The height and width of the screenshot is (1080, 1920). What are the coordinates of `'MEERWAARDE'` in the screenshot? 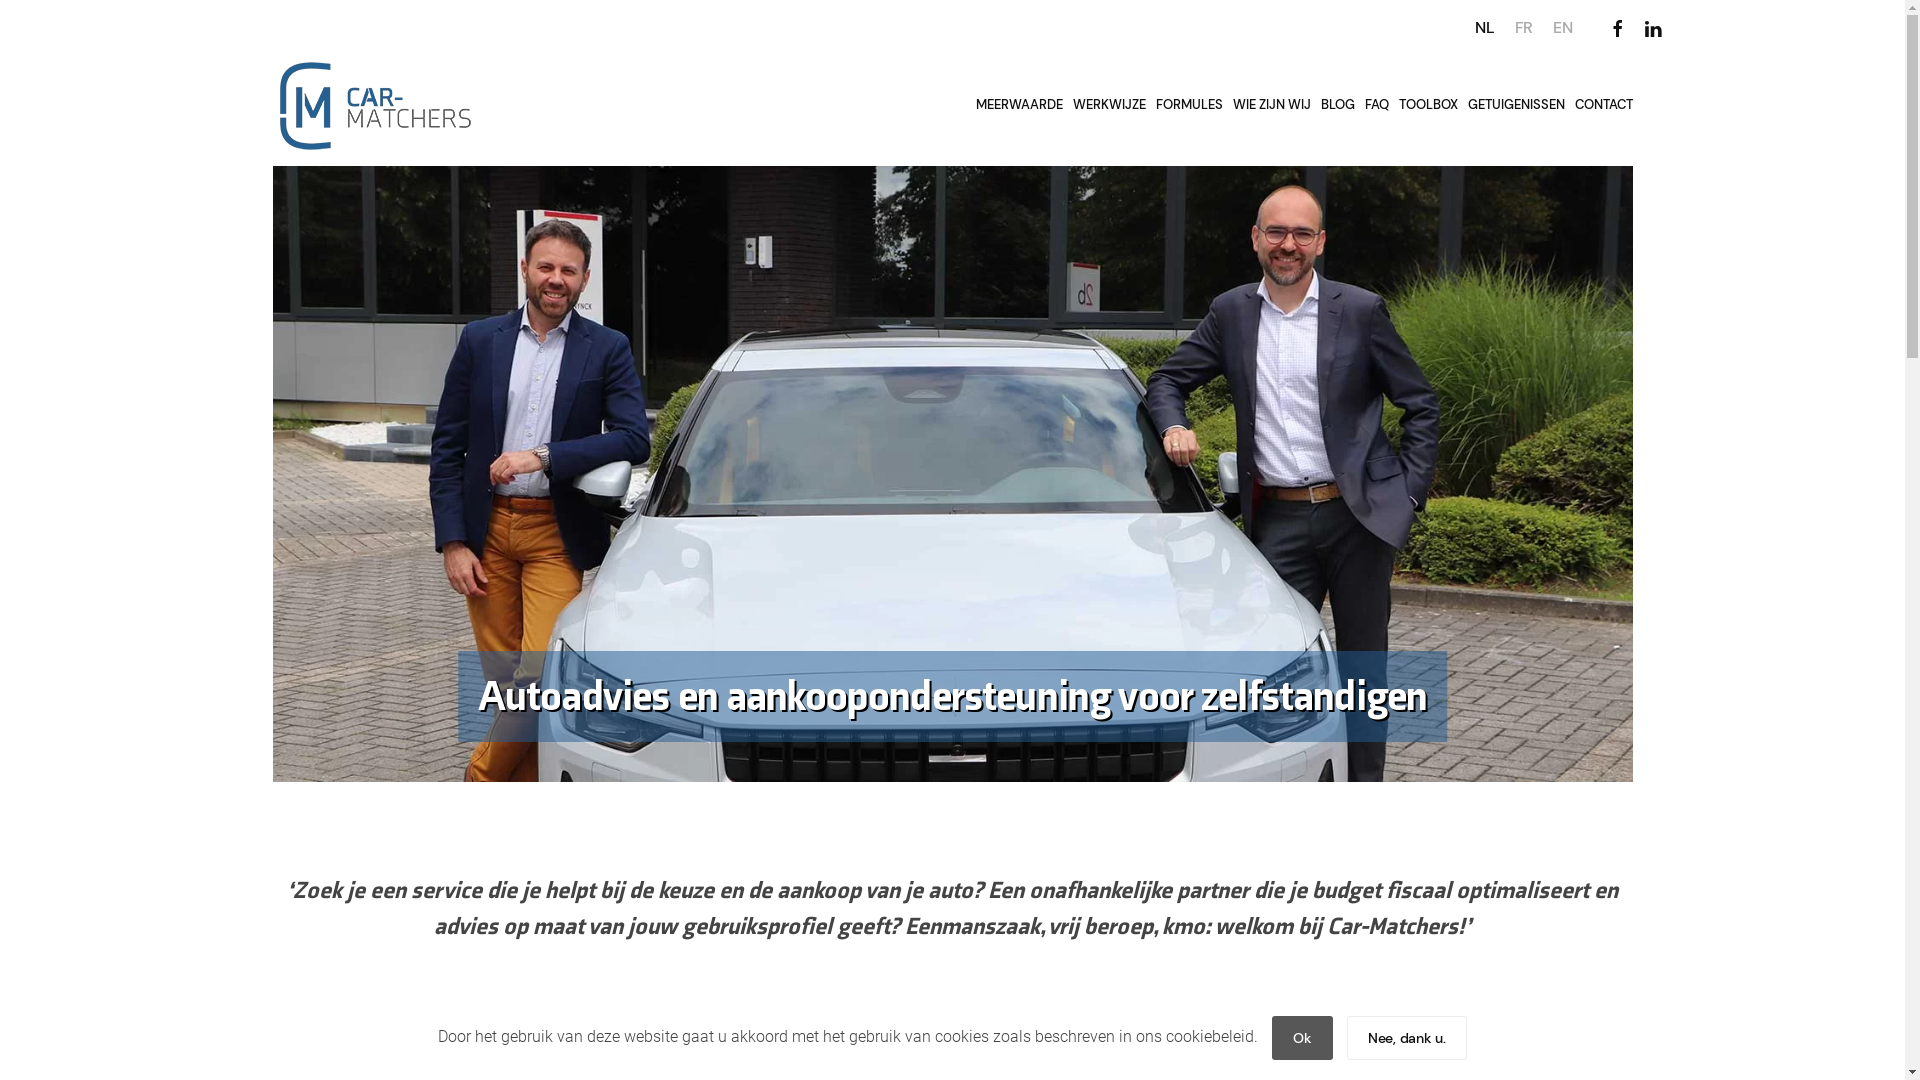 It's located at (969, 105).